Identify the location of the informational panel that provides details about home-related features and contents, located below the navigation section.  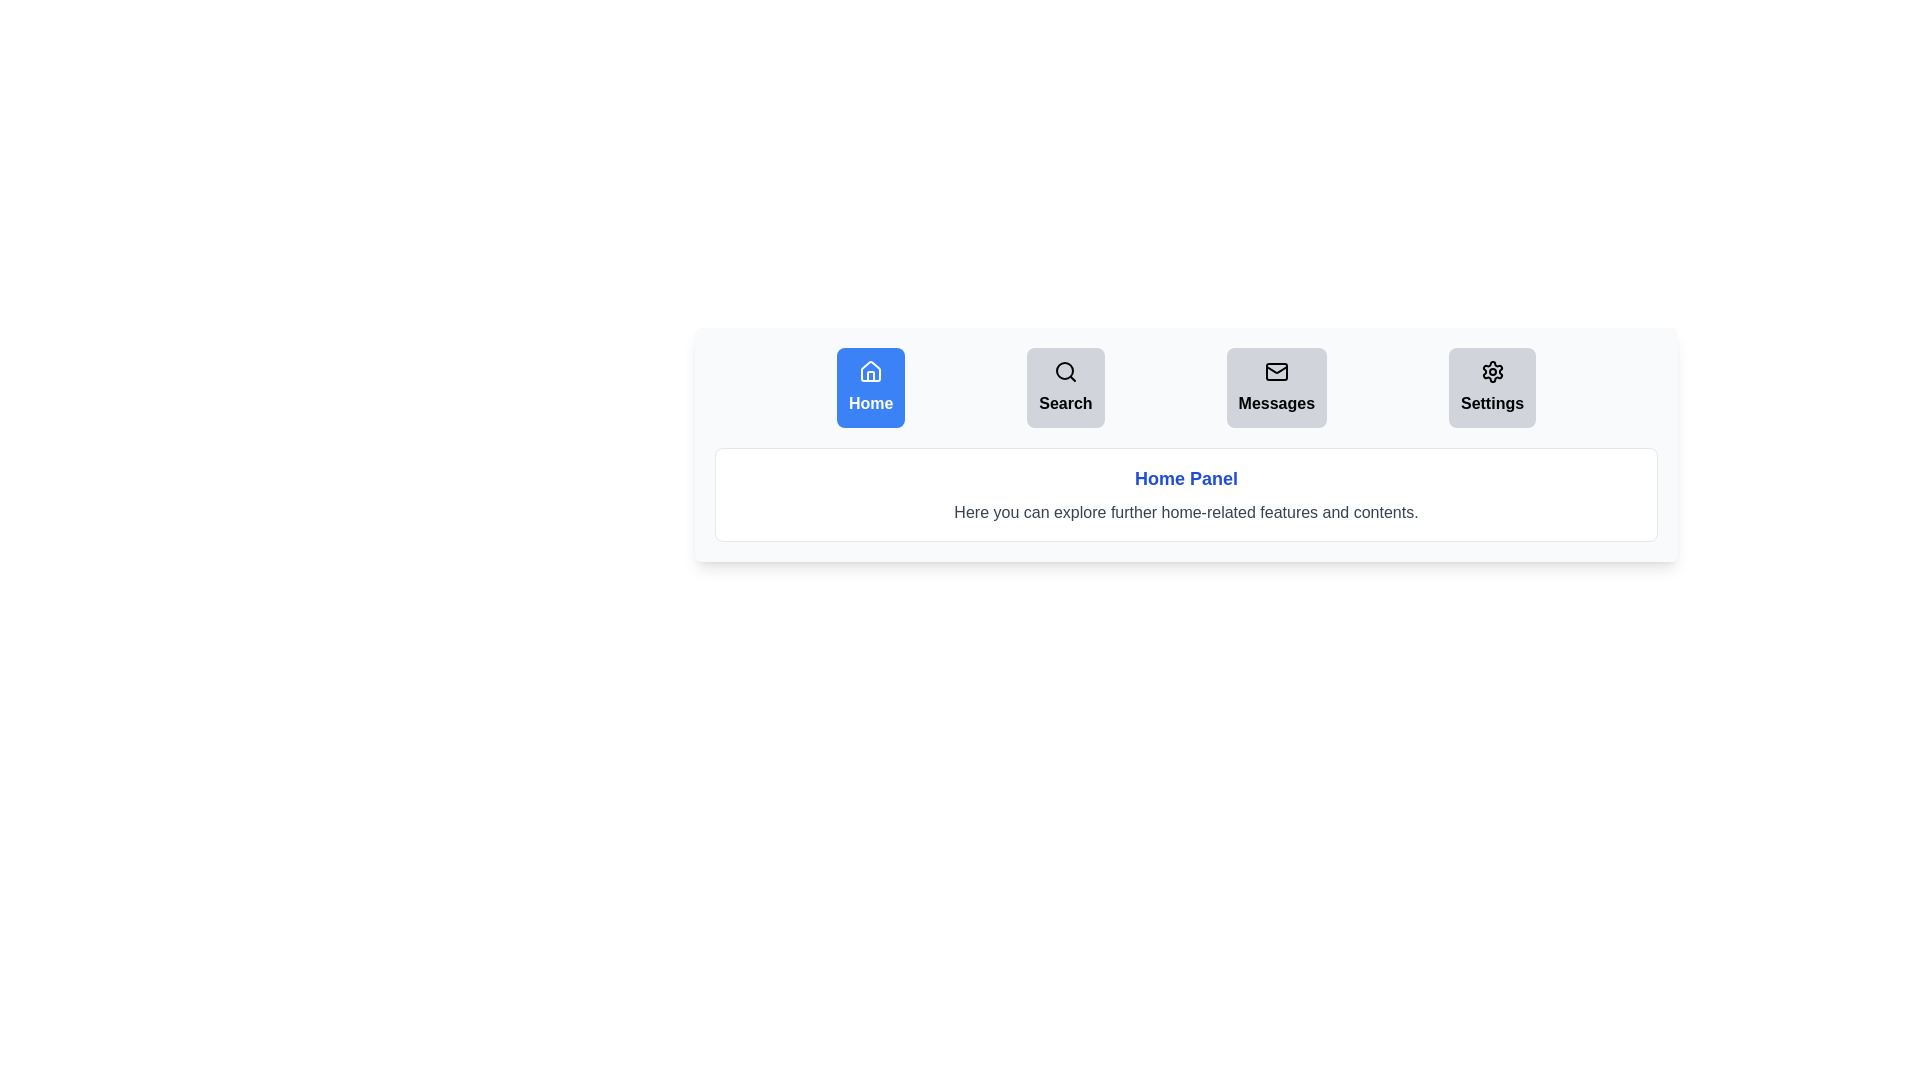
(1186, 494).